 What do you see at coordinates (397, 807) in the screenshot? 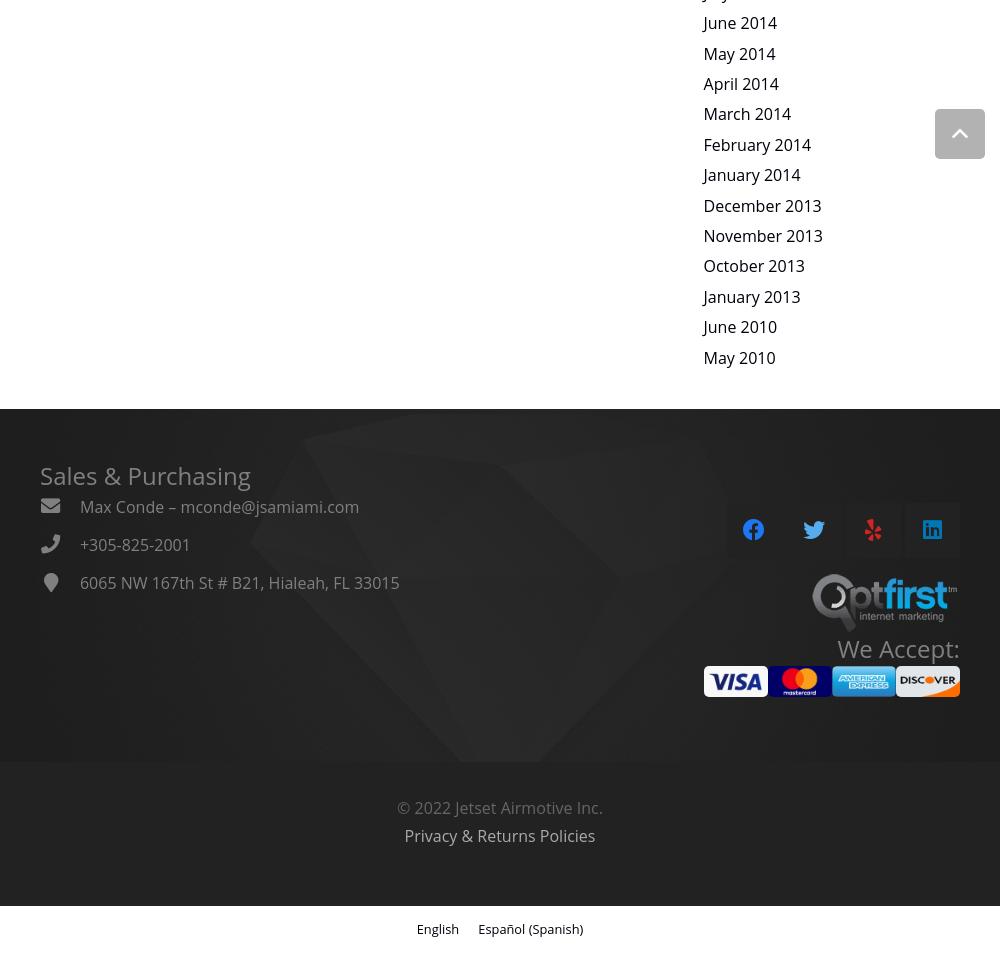
I see `'© 2022 Jetset Airmotive Inc.'` at bounding box center [397, 807].